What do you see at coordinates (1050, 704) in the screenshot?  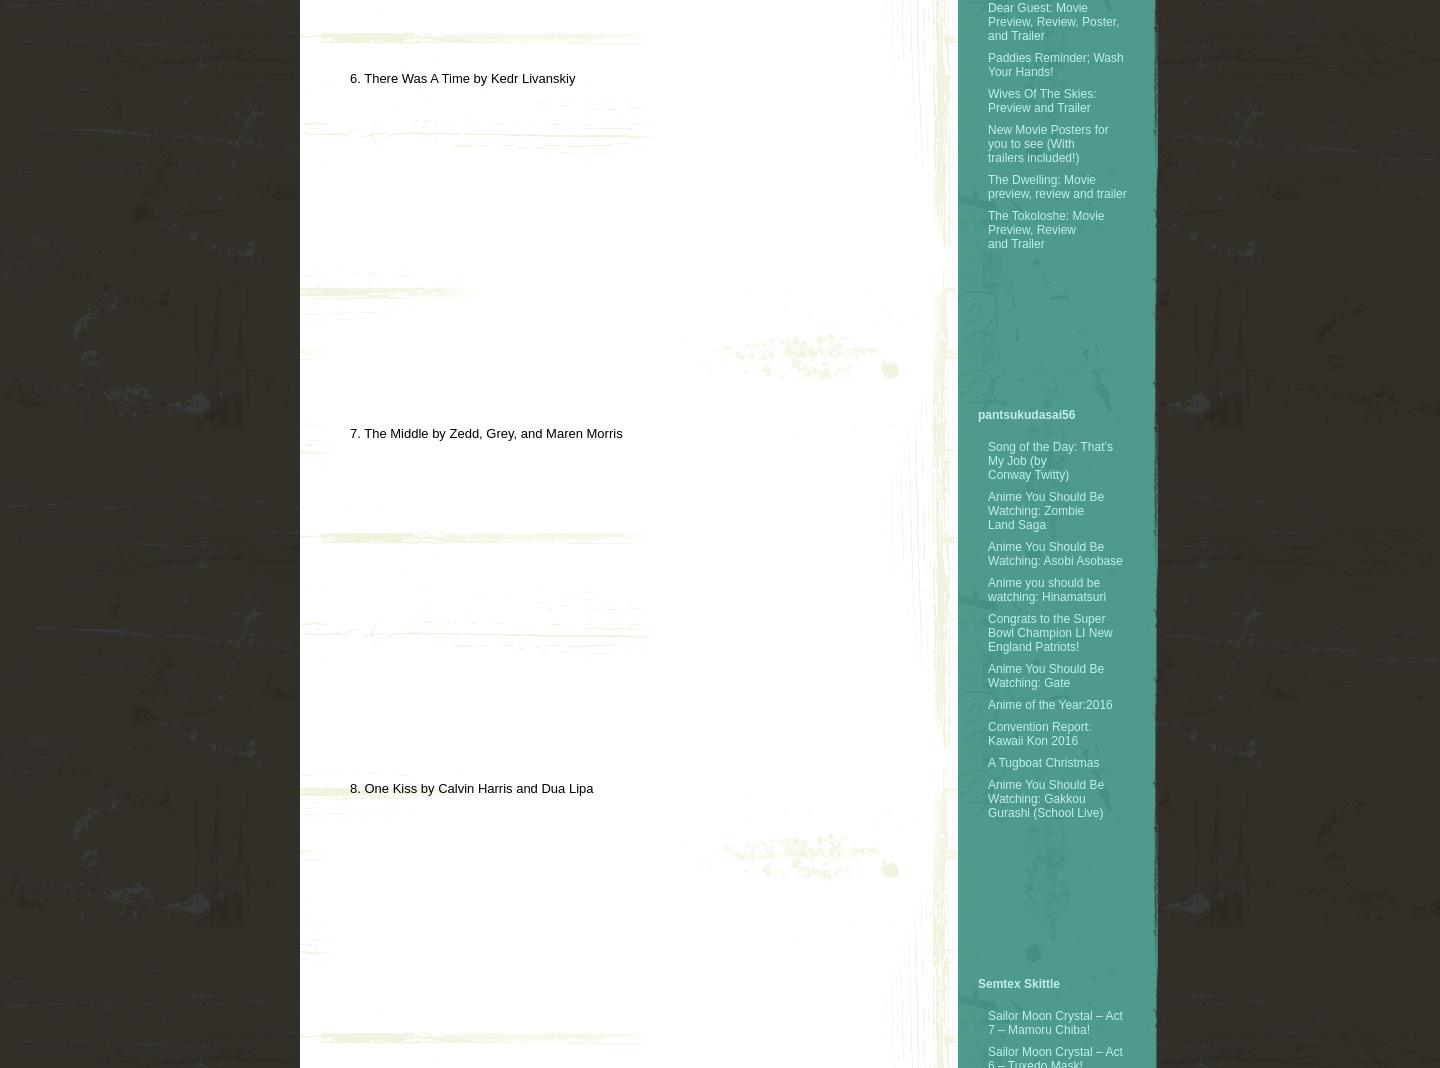 I see `'Anime of the Year:2016'` at bounding box center [1050, 704].